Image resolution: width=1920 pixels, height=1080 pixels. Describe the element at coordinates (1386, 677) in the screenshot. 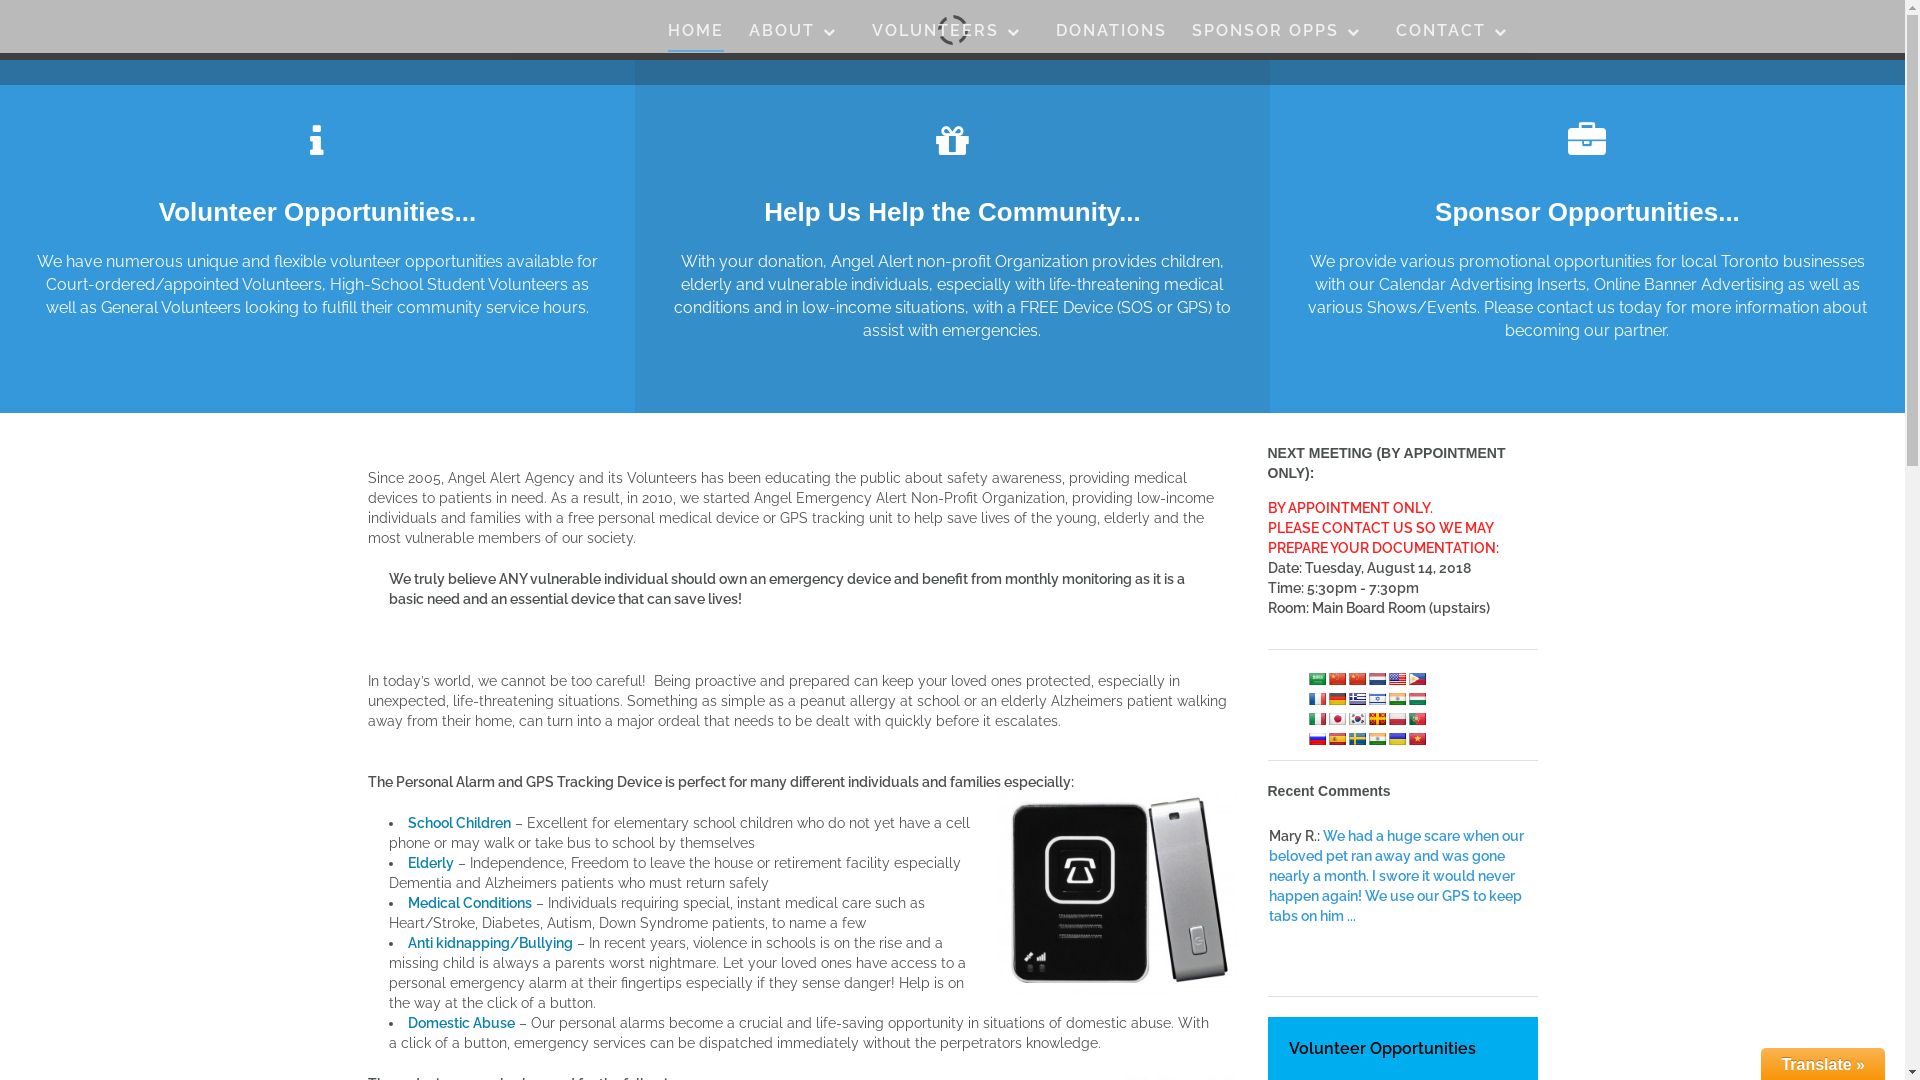

I see `'English'` at that location.